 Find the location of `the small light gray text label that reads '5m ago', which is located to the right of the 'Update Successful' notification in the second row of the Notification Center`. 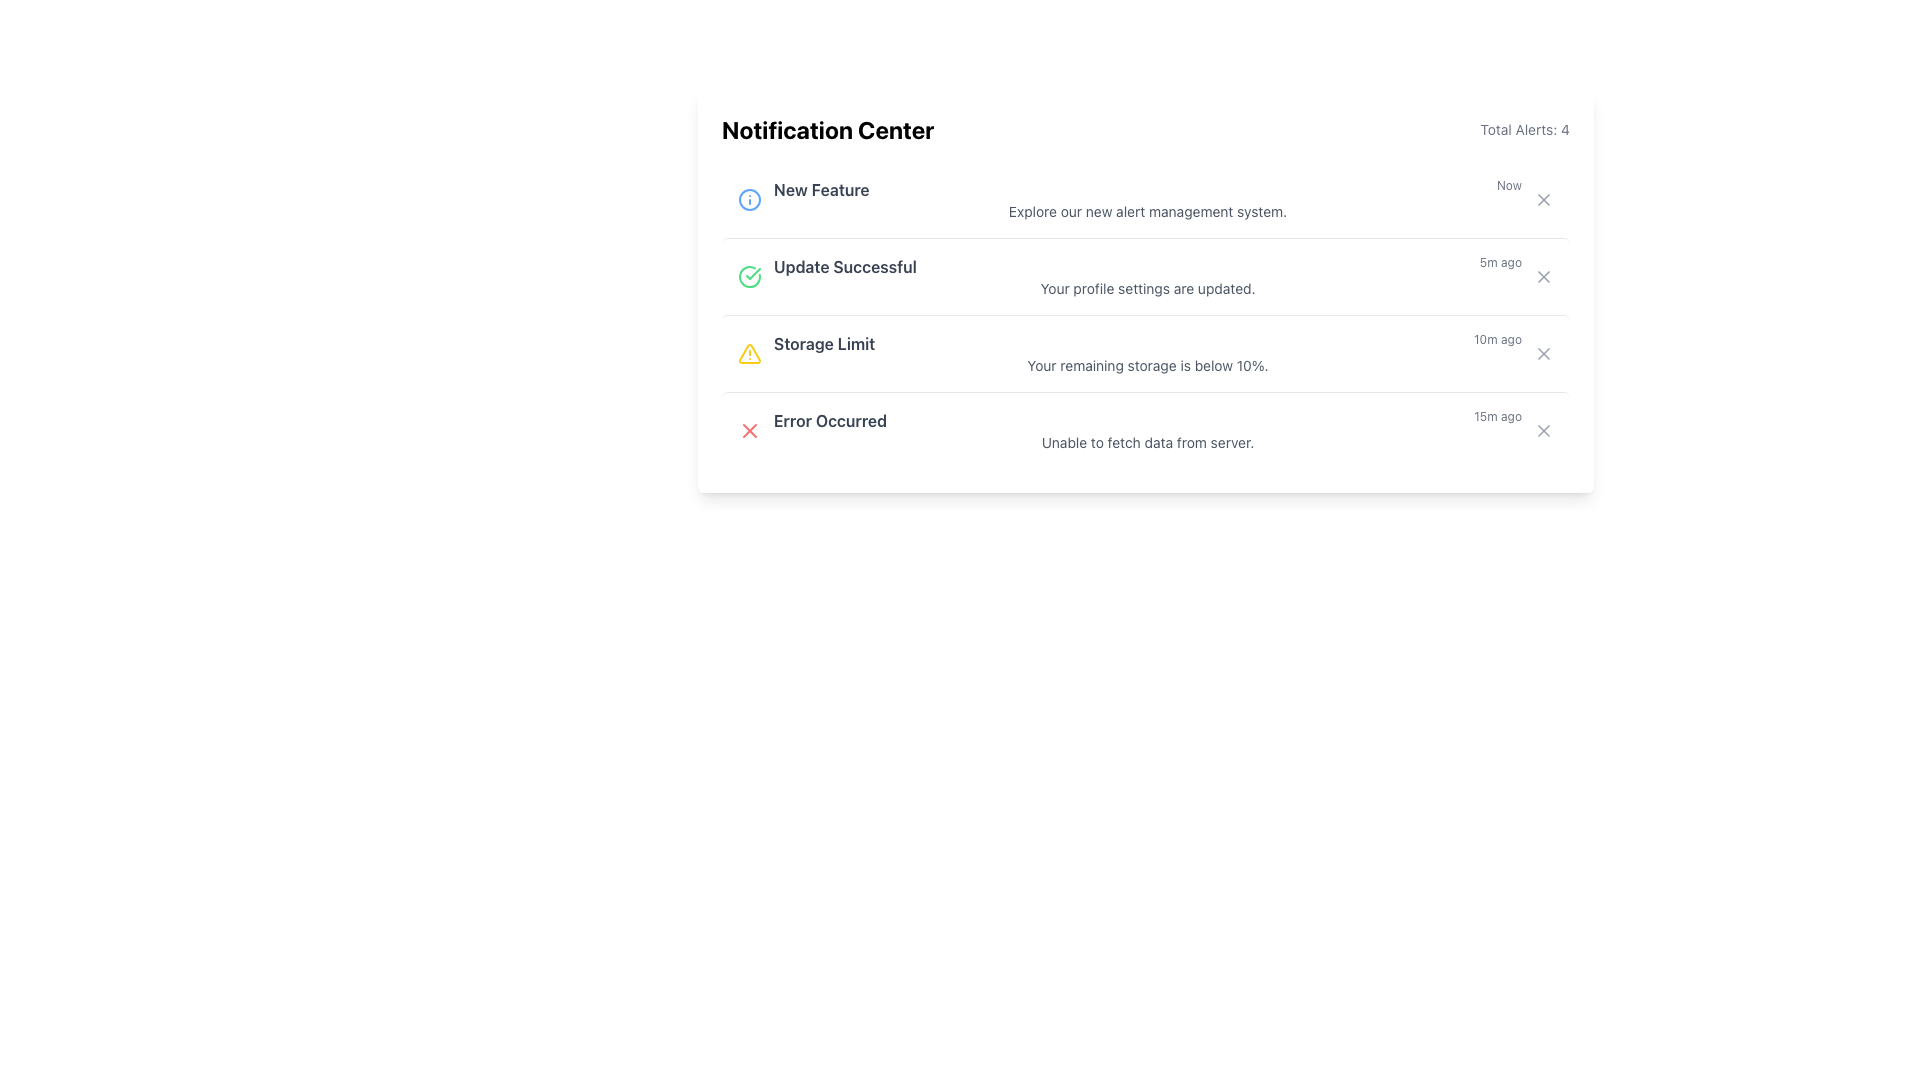

the small light gray text label that reads '5m ago', which is located to the right of the 'Update Successful' notification in the second row of the Notification Center is located at coordinates (1500, 265).